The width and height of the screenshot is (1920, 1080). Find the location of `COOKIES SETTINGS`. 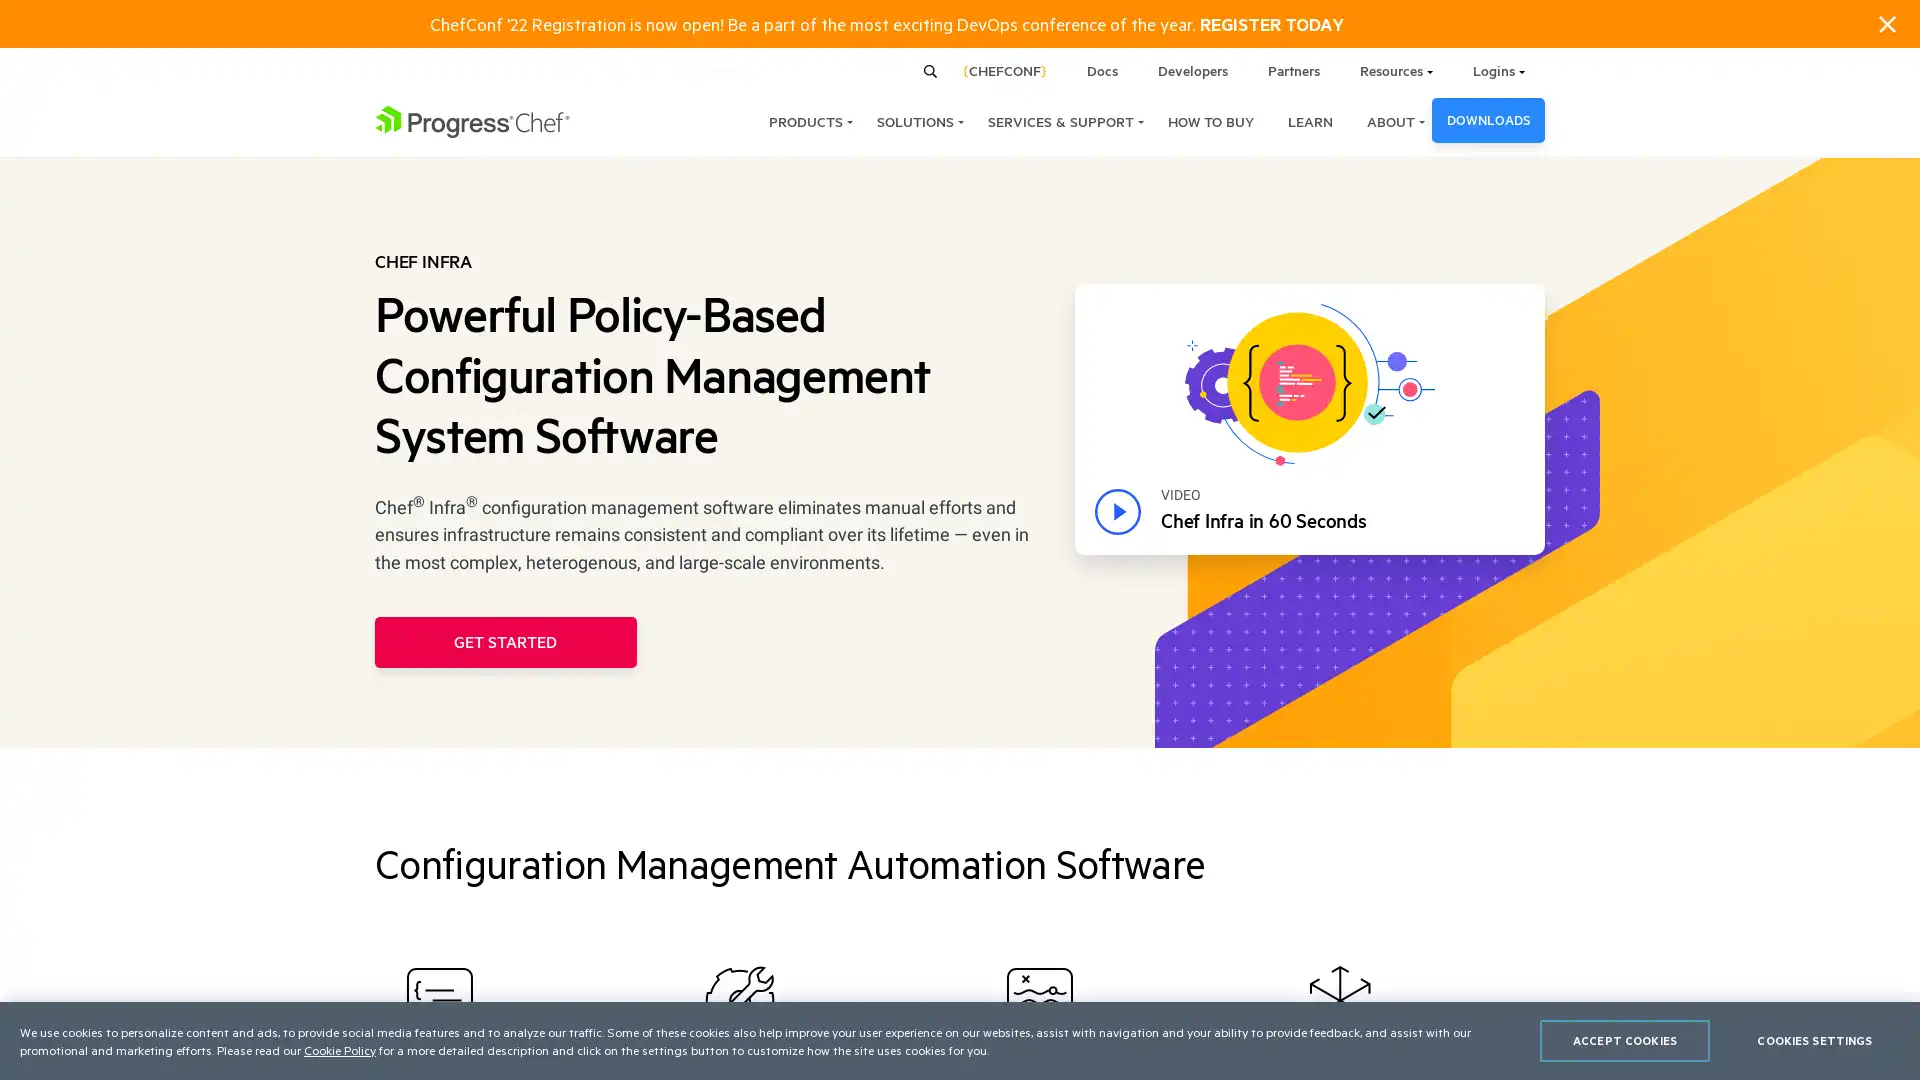

COOKIES SETTINGS is located at coordinates (1814, 1040).